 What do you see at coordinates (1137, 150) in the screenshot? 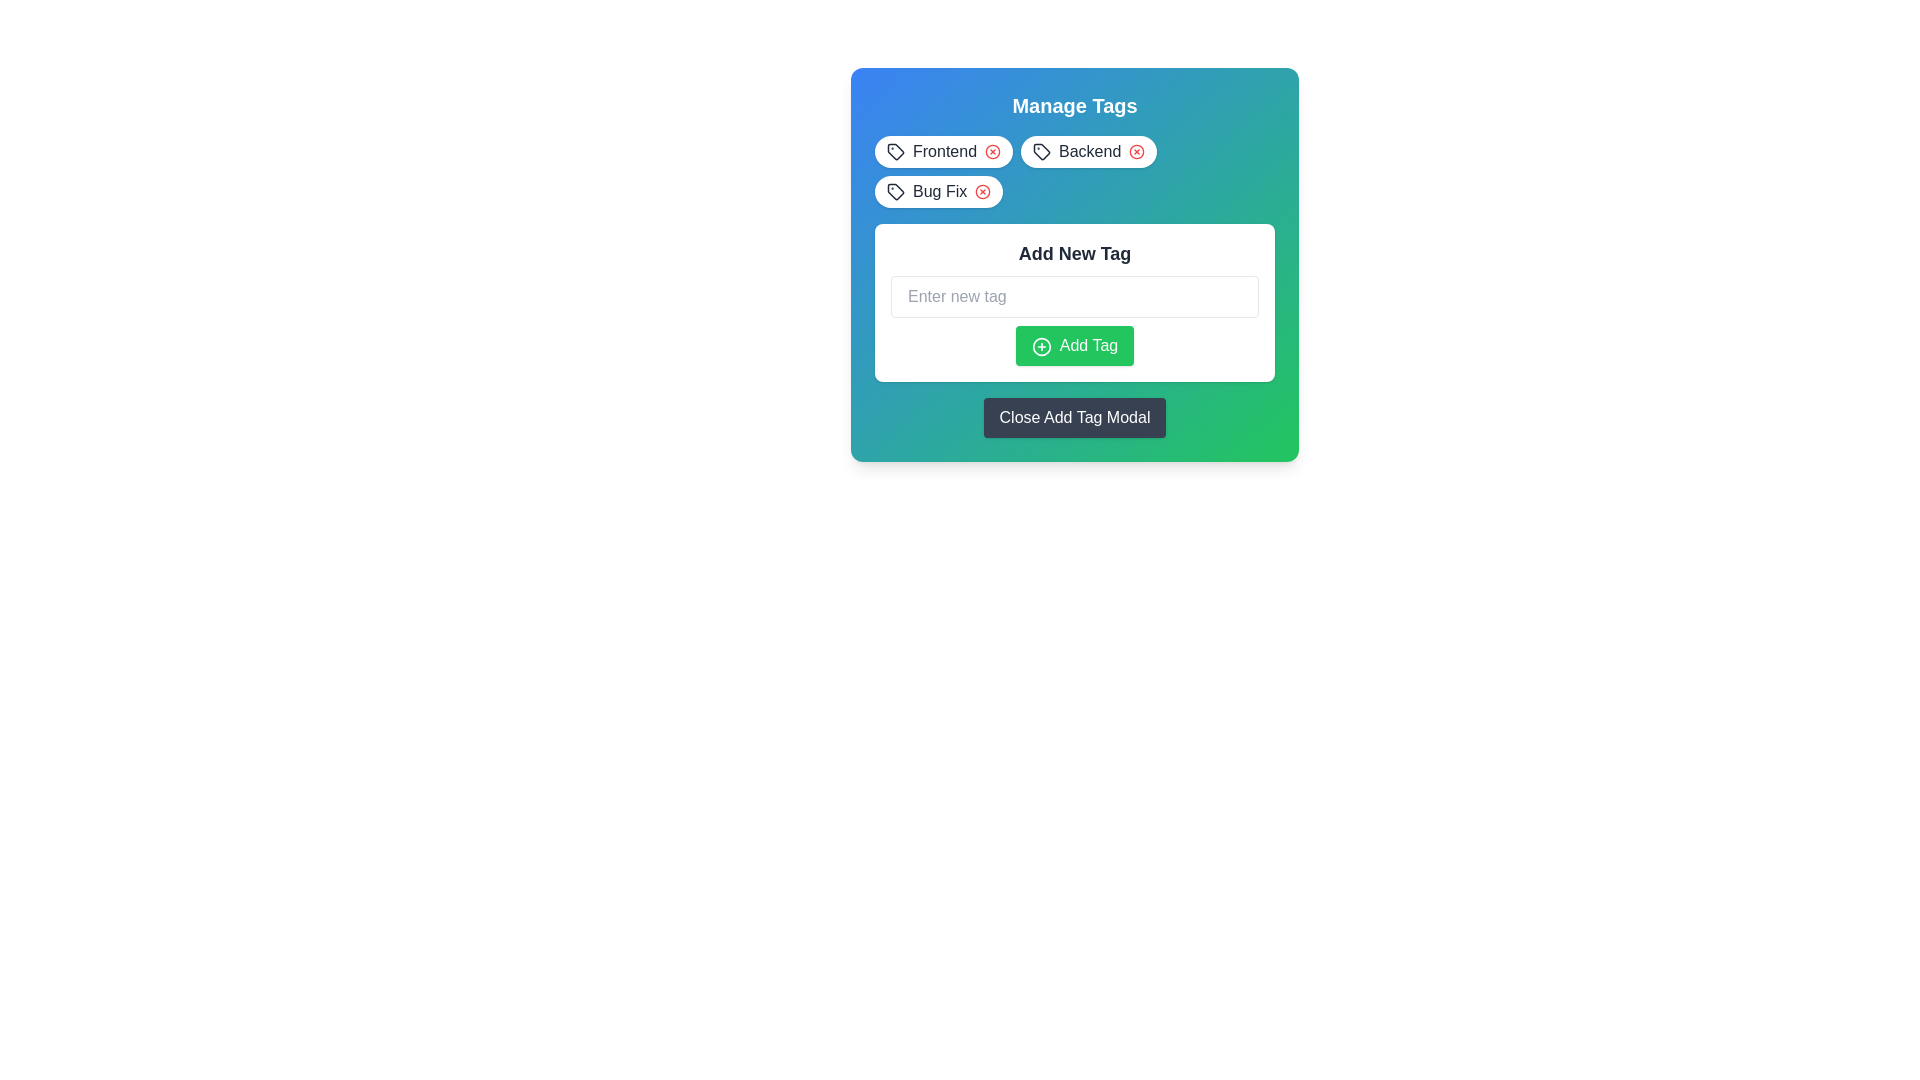
I see `the central circular component of the 'close' icon graphic in the 'Backend' tag within the 'Manage Tags' section` at bounding box center [1137, 150].